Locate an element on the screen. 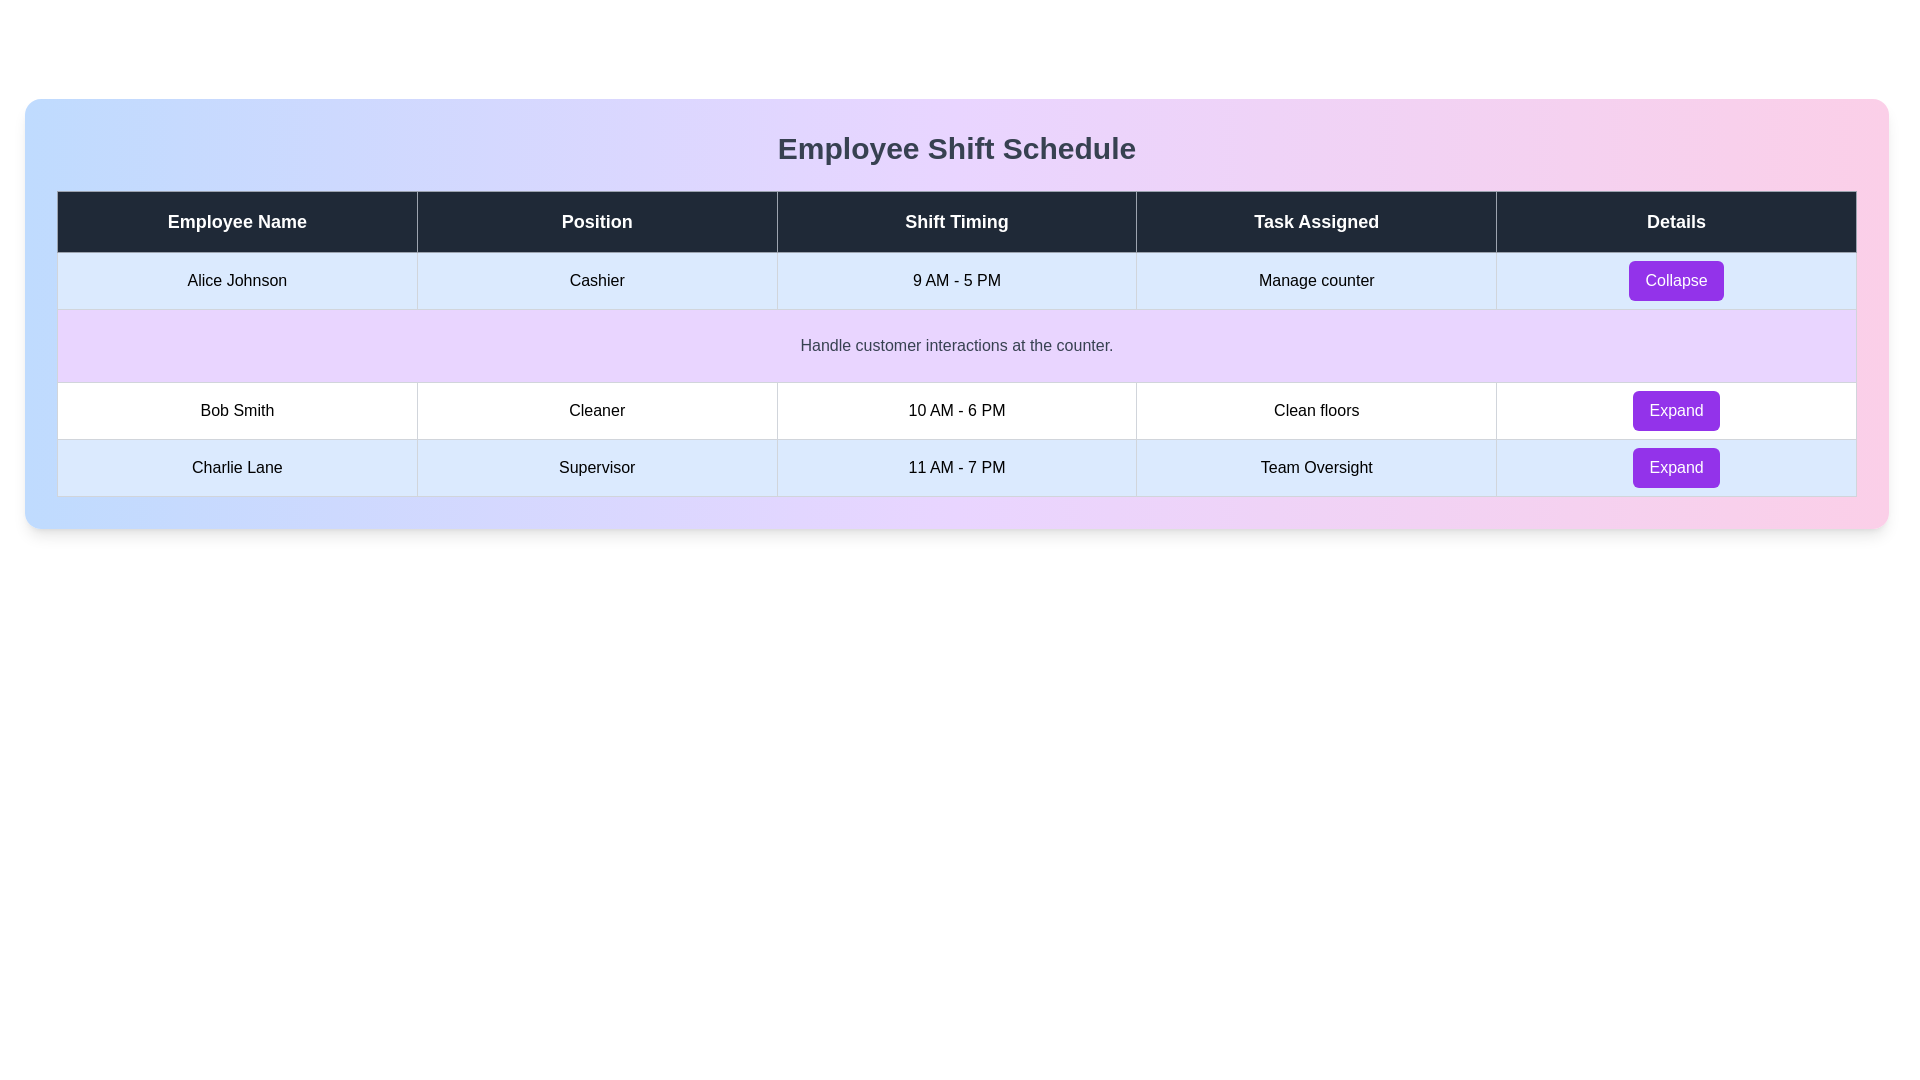  the first row of the employee schedule table, containing details for 'Alice Johnson' is located at coordinates (955, 281).